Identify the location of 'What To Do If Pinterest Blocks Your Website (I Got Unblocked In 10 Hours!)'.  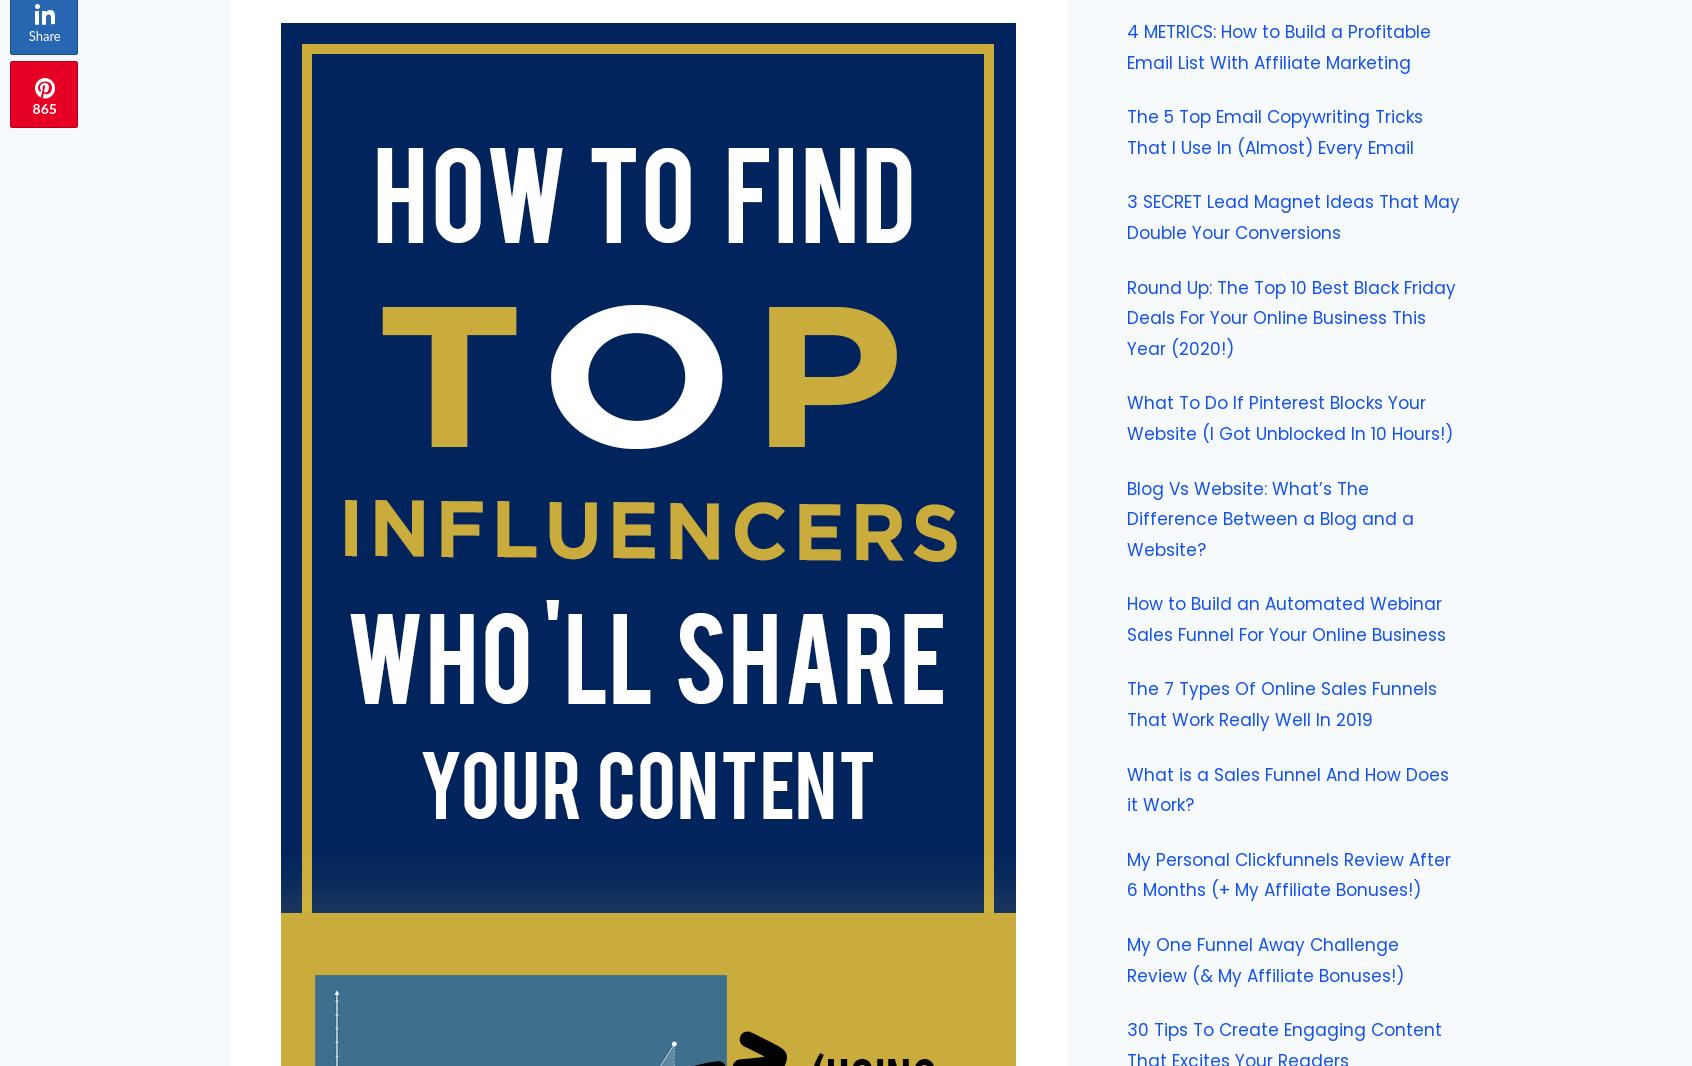
(1288, 417).